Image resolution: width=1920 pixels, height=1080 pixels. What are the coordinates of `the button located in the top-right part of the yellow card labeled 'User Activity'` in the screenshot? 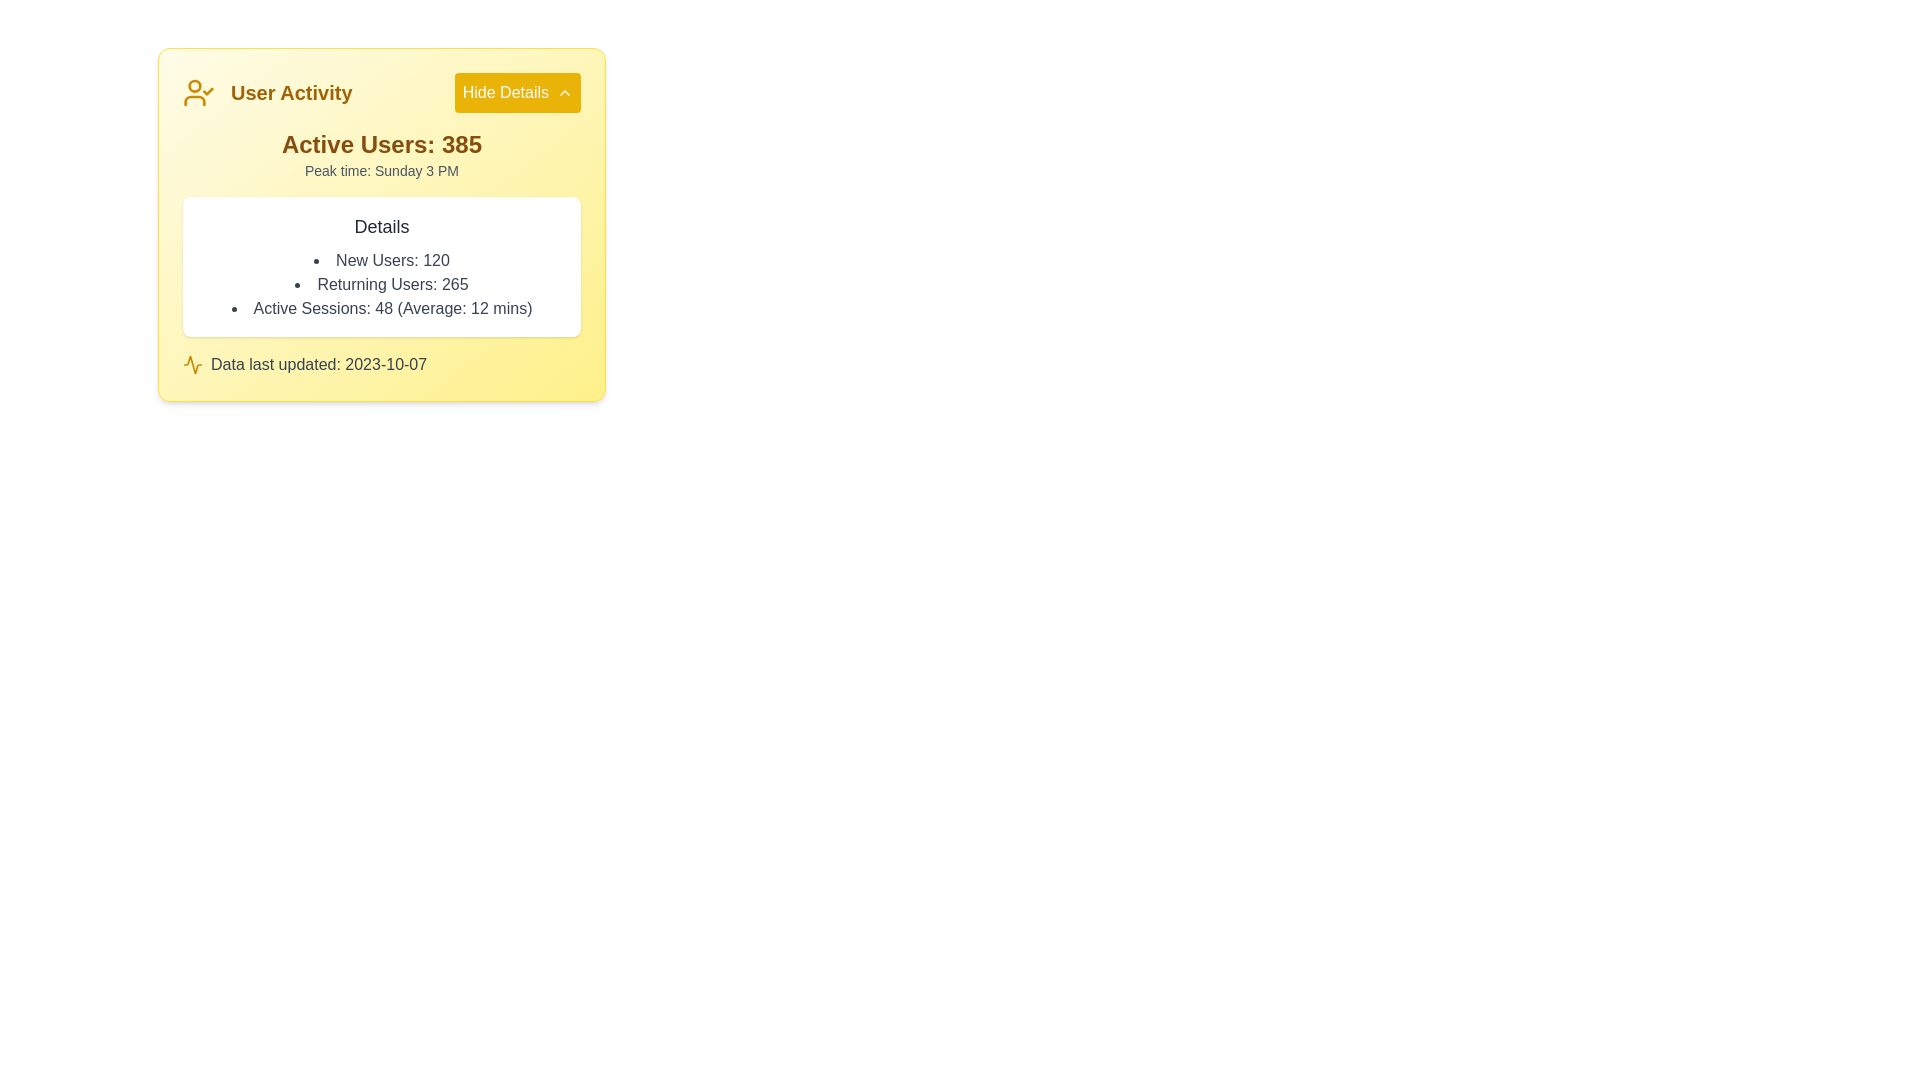 It's located at (517, 92).